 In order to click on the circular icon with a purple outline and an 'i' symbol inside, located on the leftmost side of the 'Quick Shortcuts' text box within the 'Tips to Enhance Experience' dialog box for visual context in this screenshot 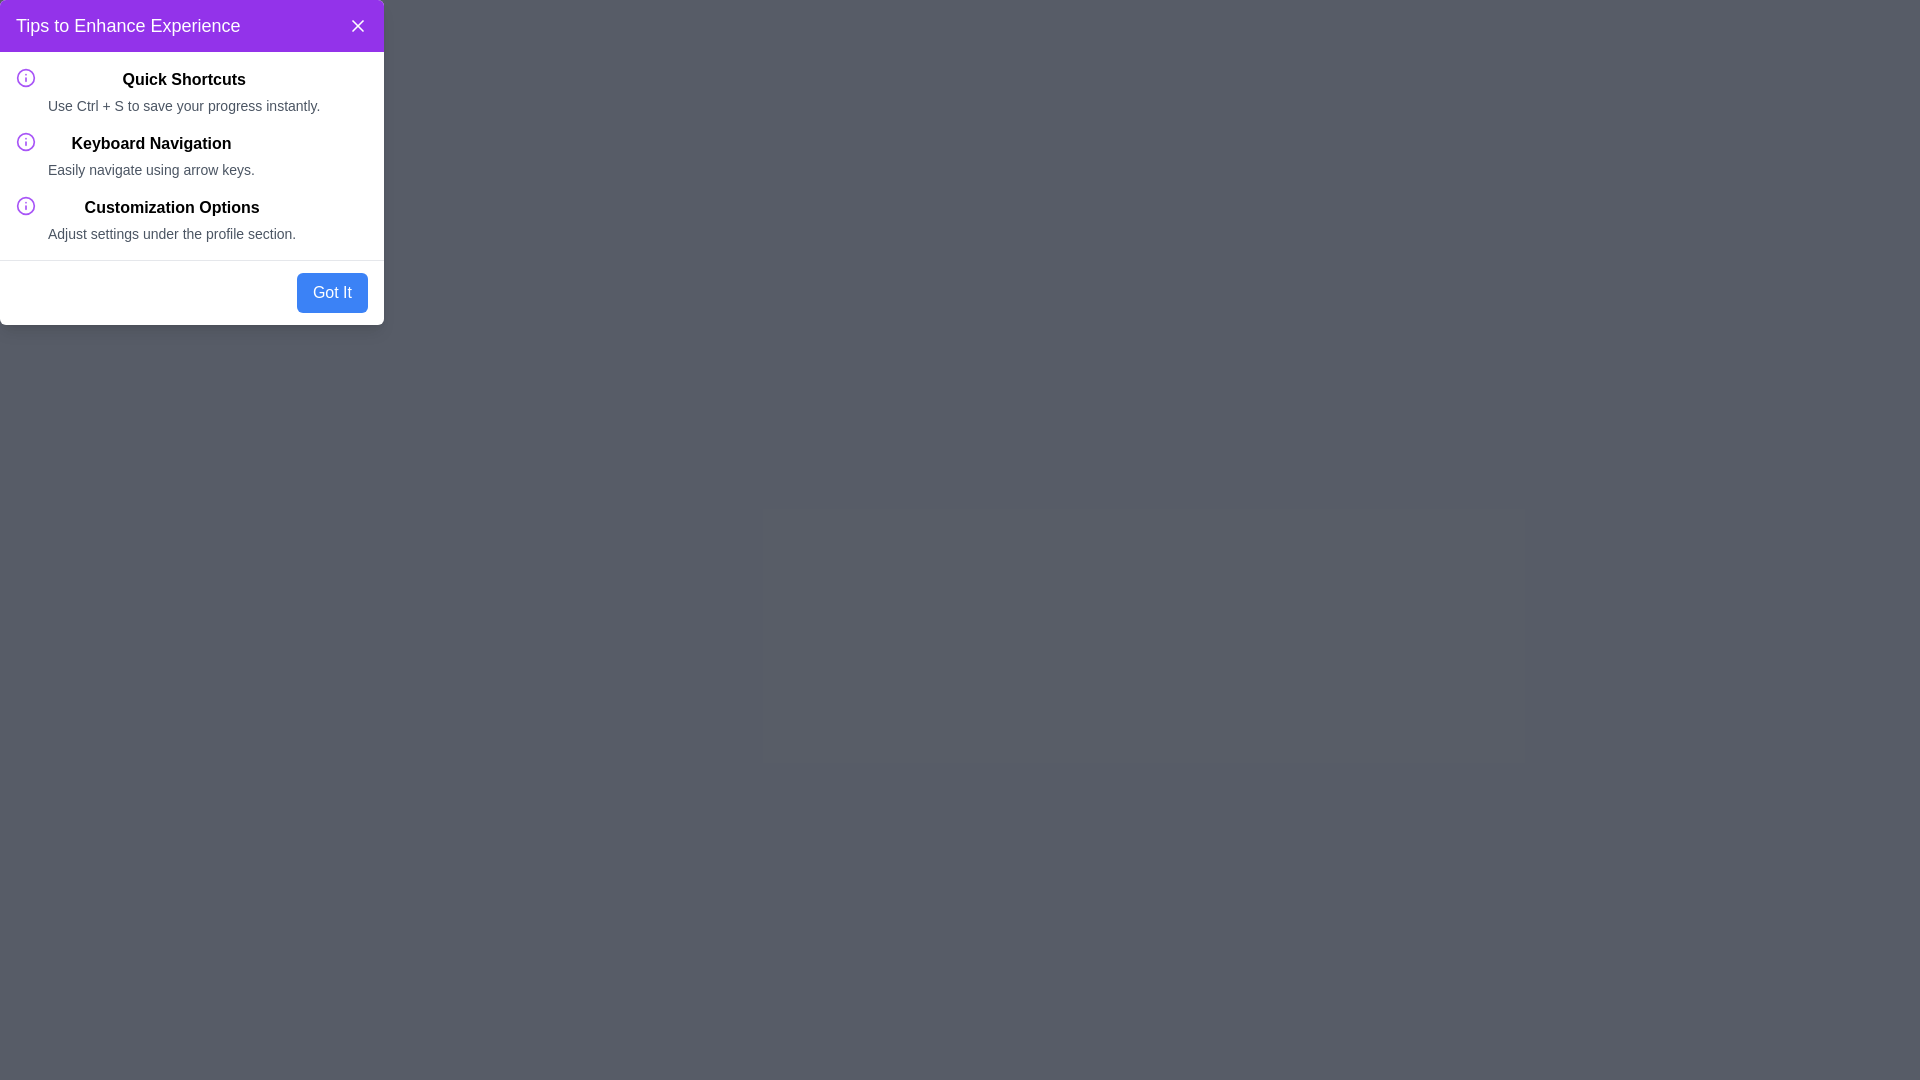, I will do `click(25, 76)`.